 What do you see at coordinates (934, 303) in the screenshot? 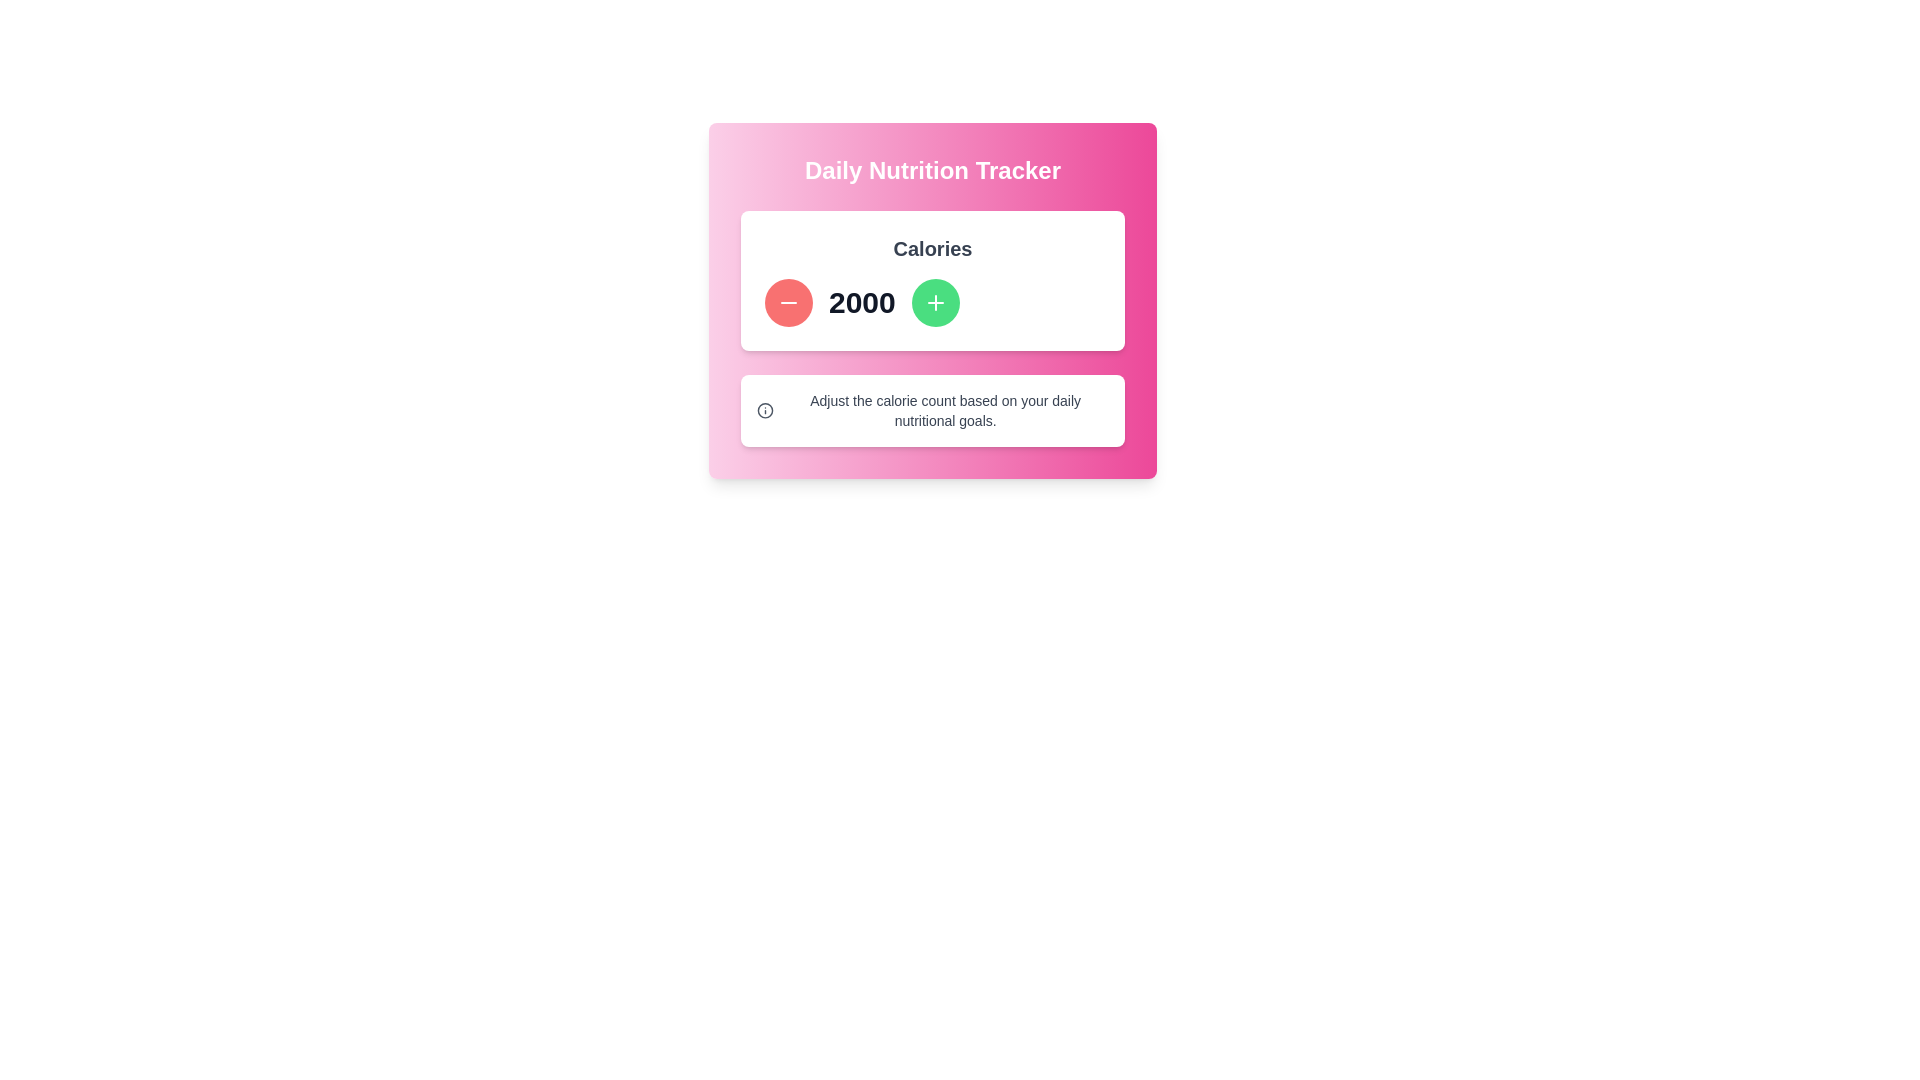
I see `the green button to the right of the number '2000' to increment the value displayed next to it, which is related to the 'Calories' label above` at bounding box center [934, 303].